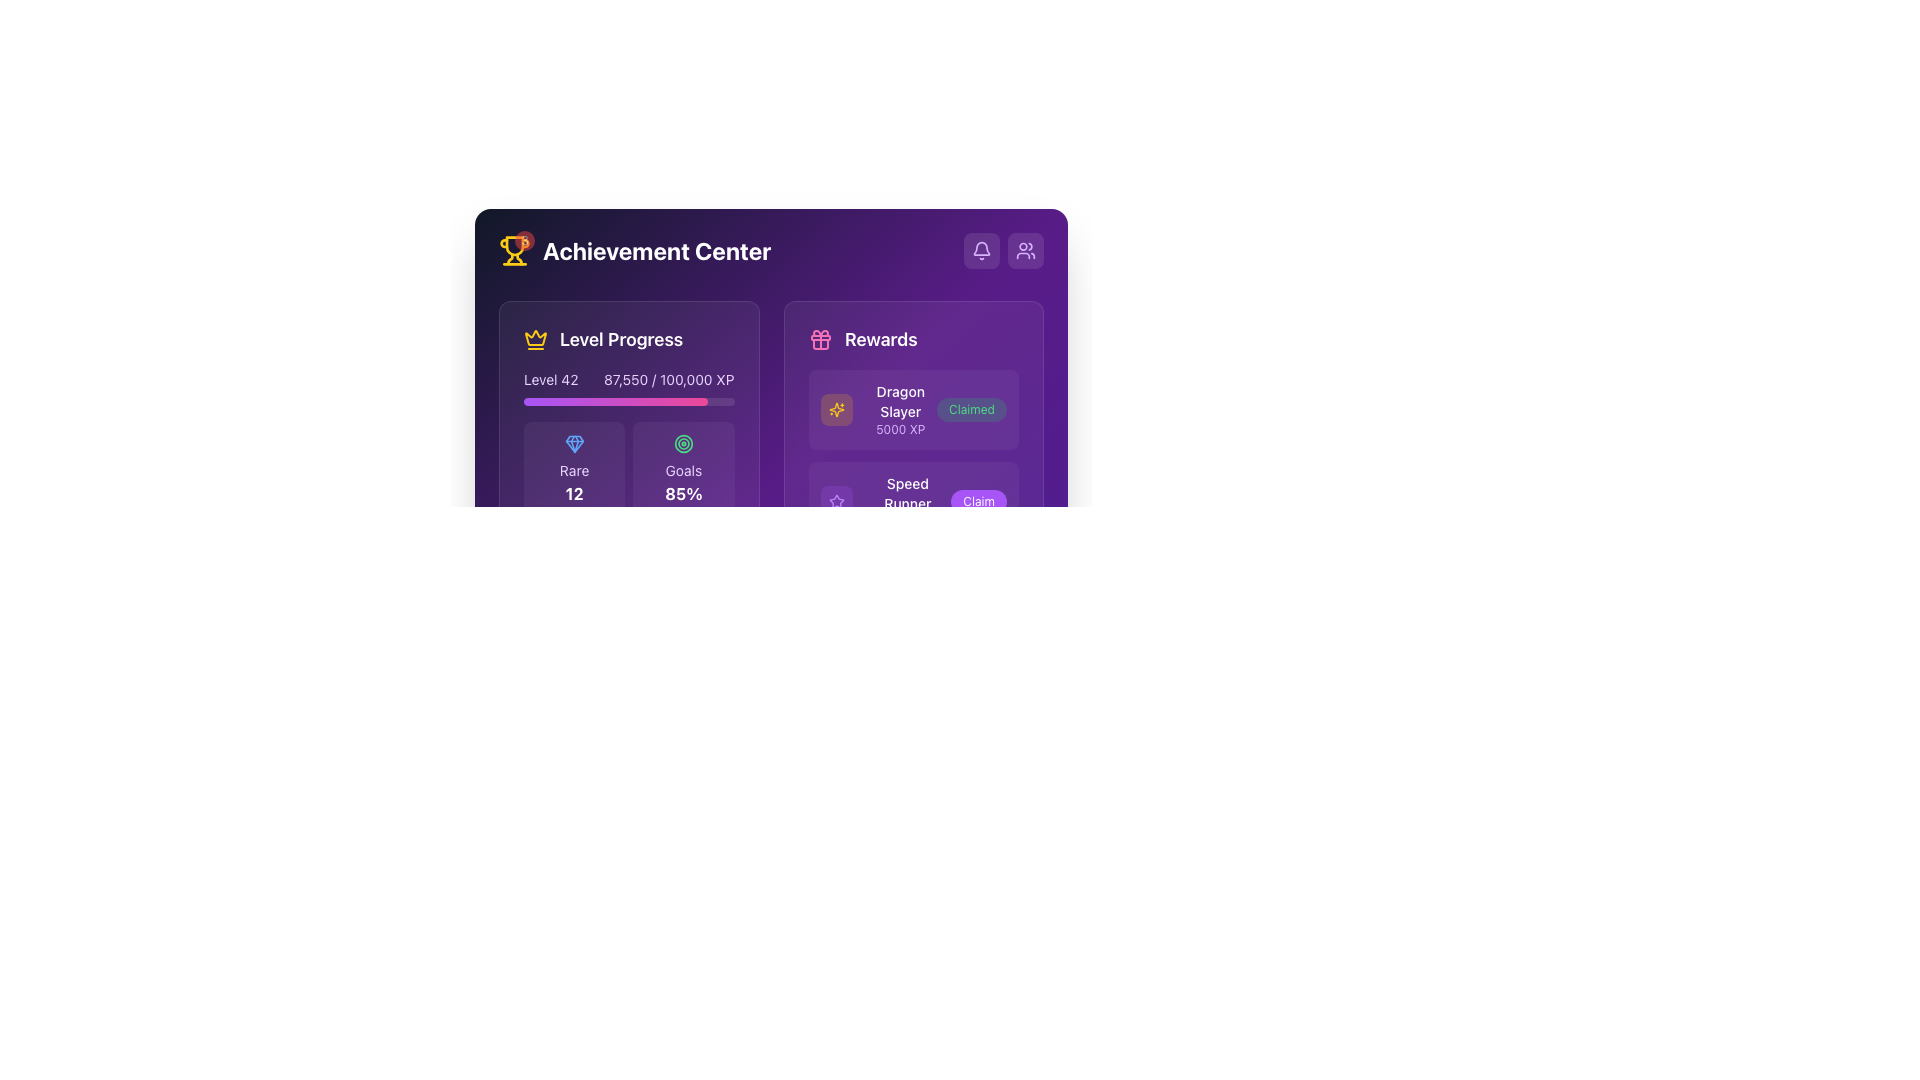 The width and height of the screenshot is (1920, 1080). What do you see at coordinates (972, 408) in the screenshot?
I see `the 'Claimed' status label, which is a rectangular badge with green text on a soft green background, located to the right of the 'Dragon Slayer' reward name` at bounding box center [972, 408].